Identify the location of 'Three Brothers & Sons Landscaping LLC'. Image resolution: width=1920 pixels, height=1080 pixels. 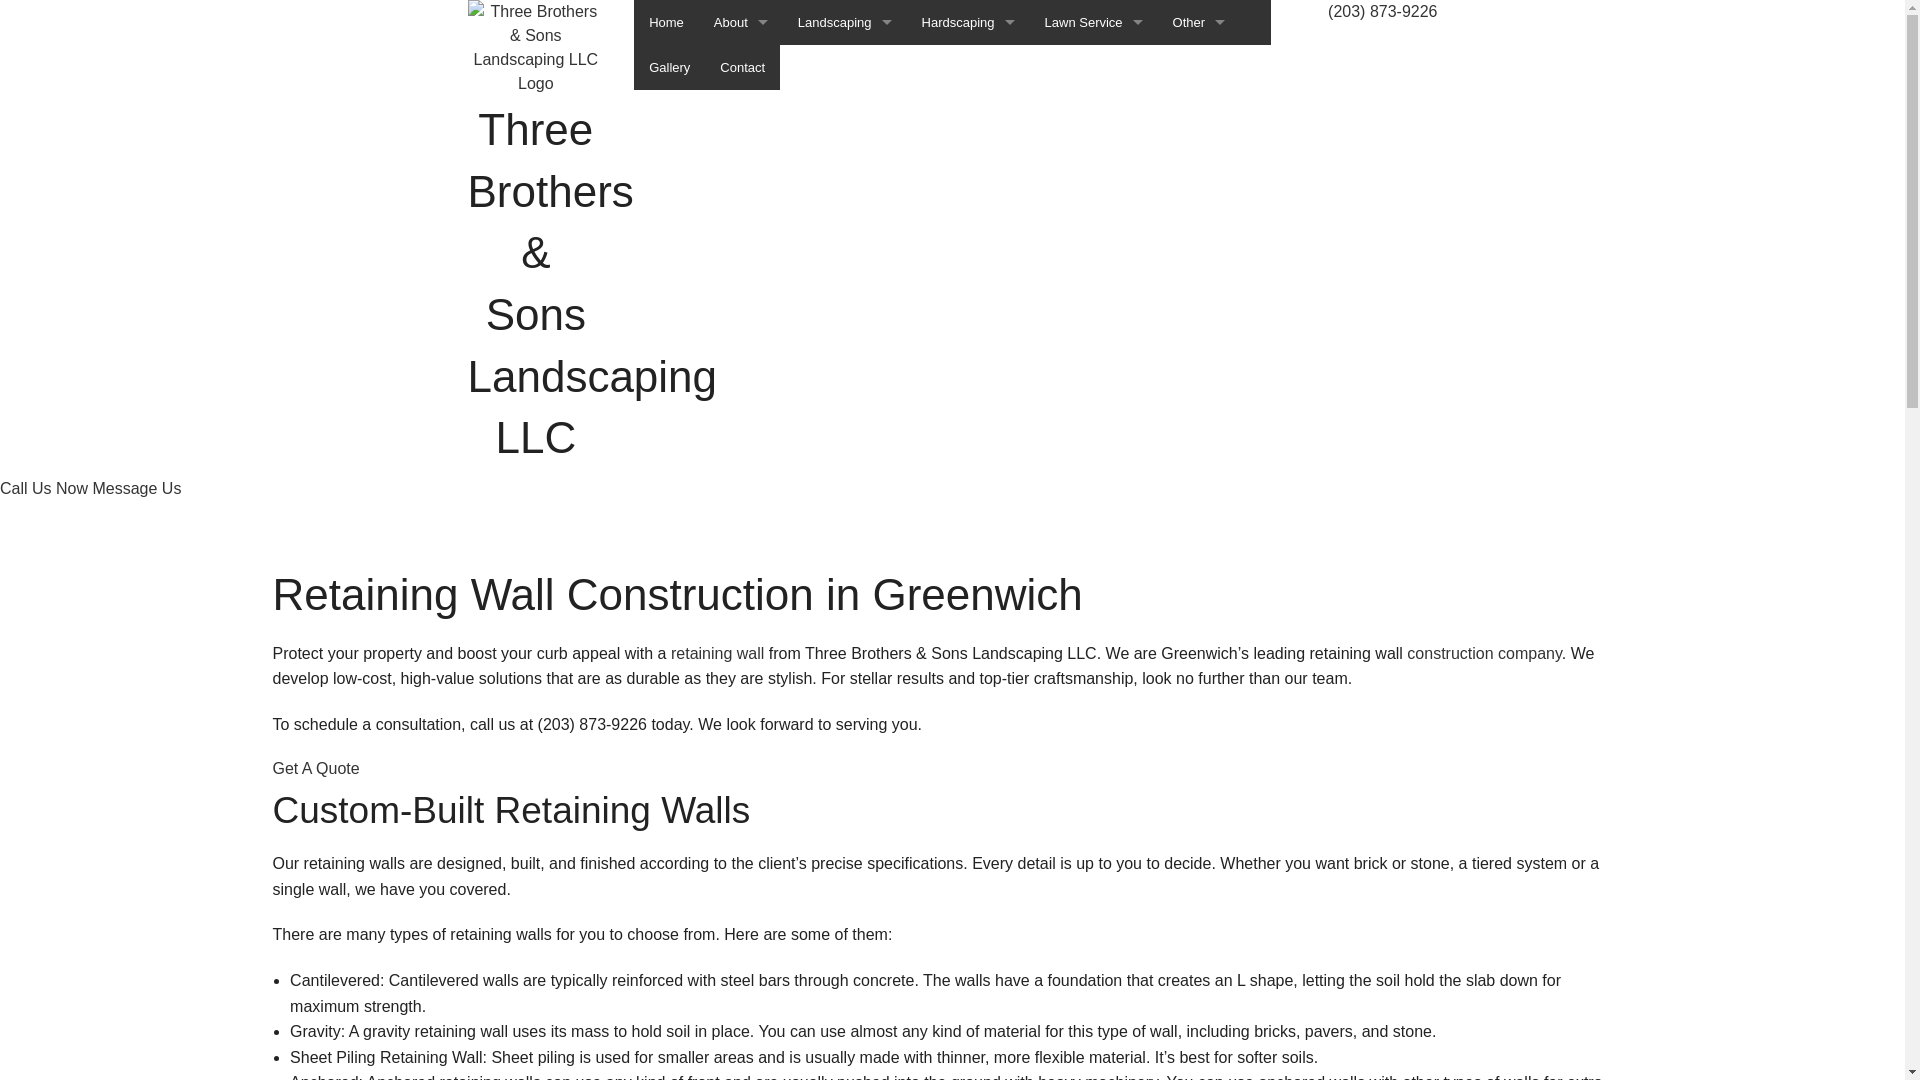
(466, 45).